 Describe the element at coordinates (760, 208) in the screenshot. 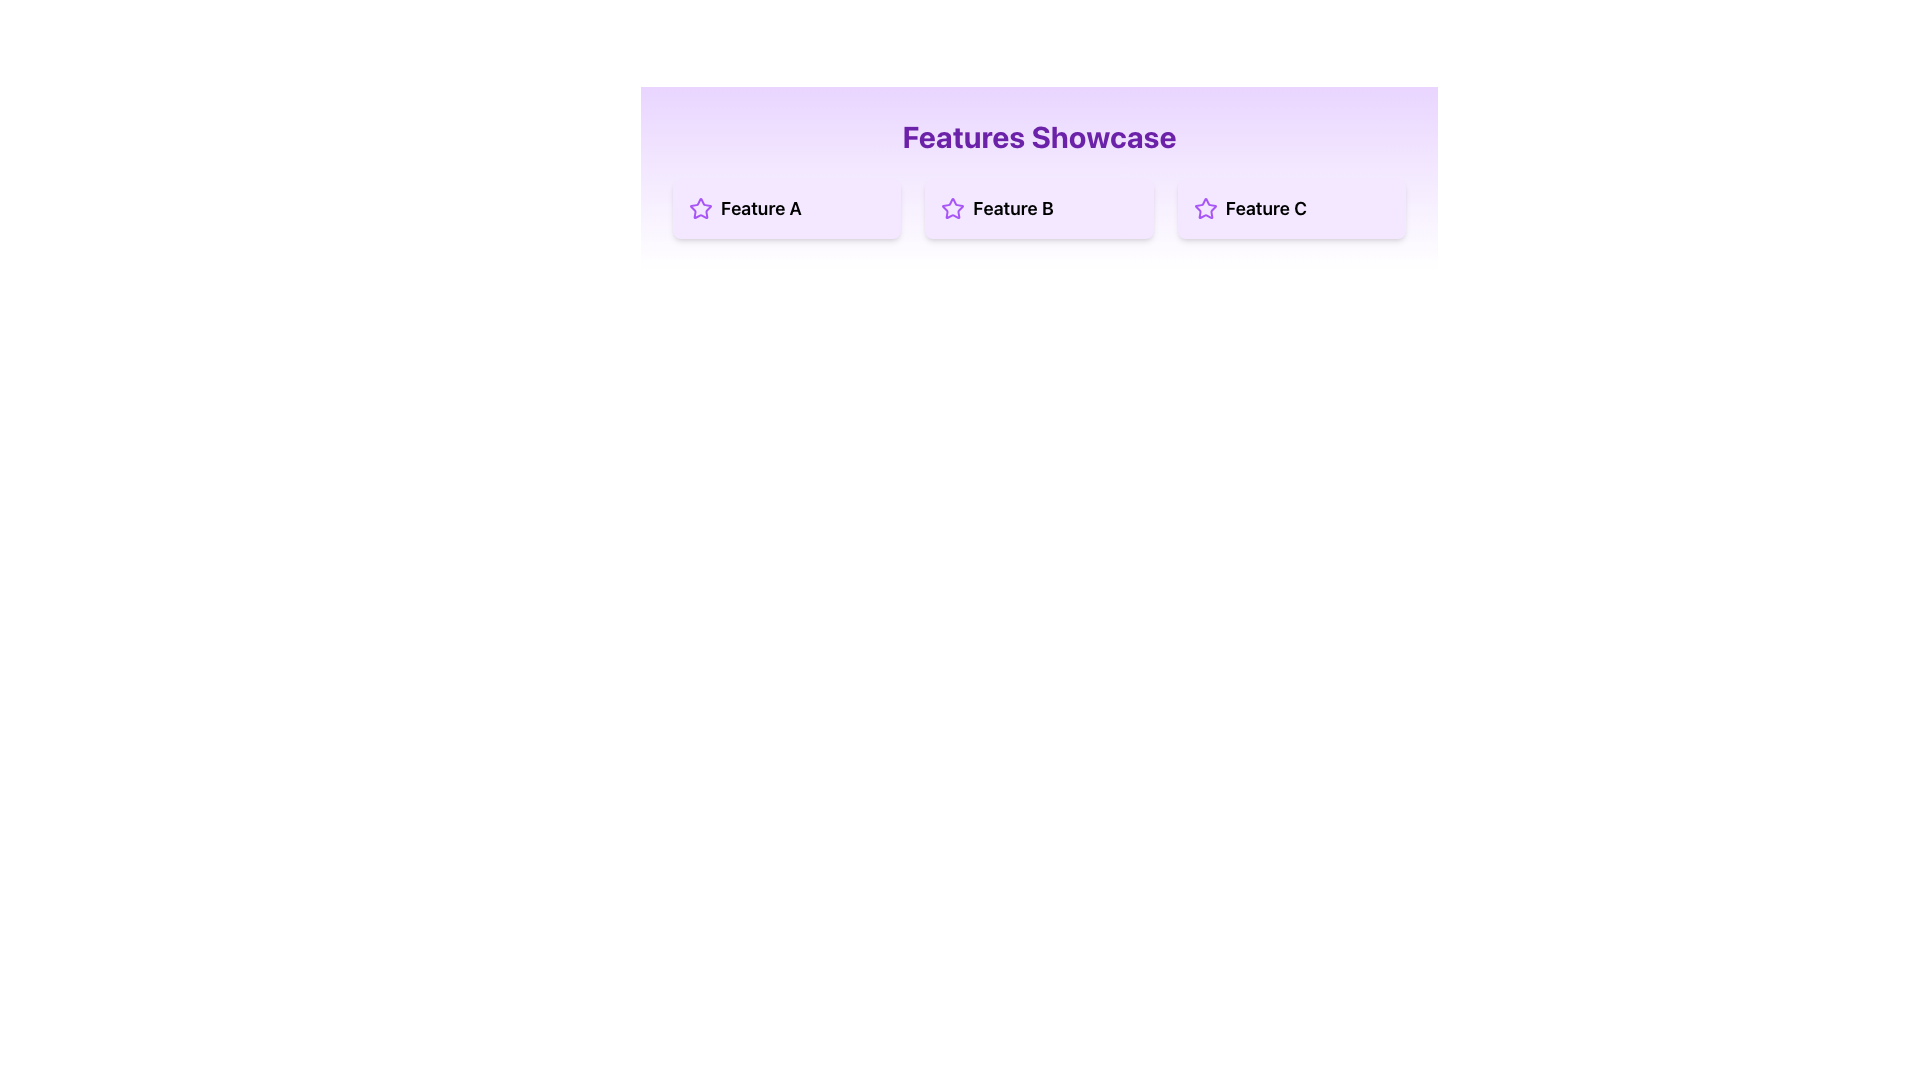

I see `the 'Feature A' text label located in the 'Features Showcase' section, which is the first item in a row of features` at that location.